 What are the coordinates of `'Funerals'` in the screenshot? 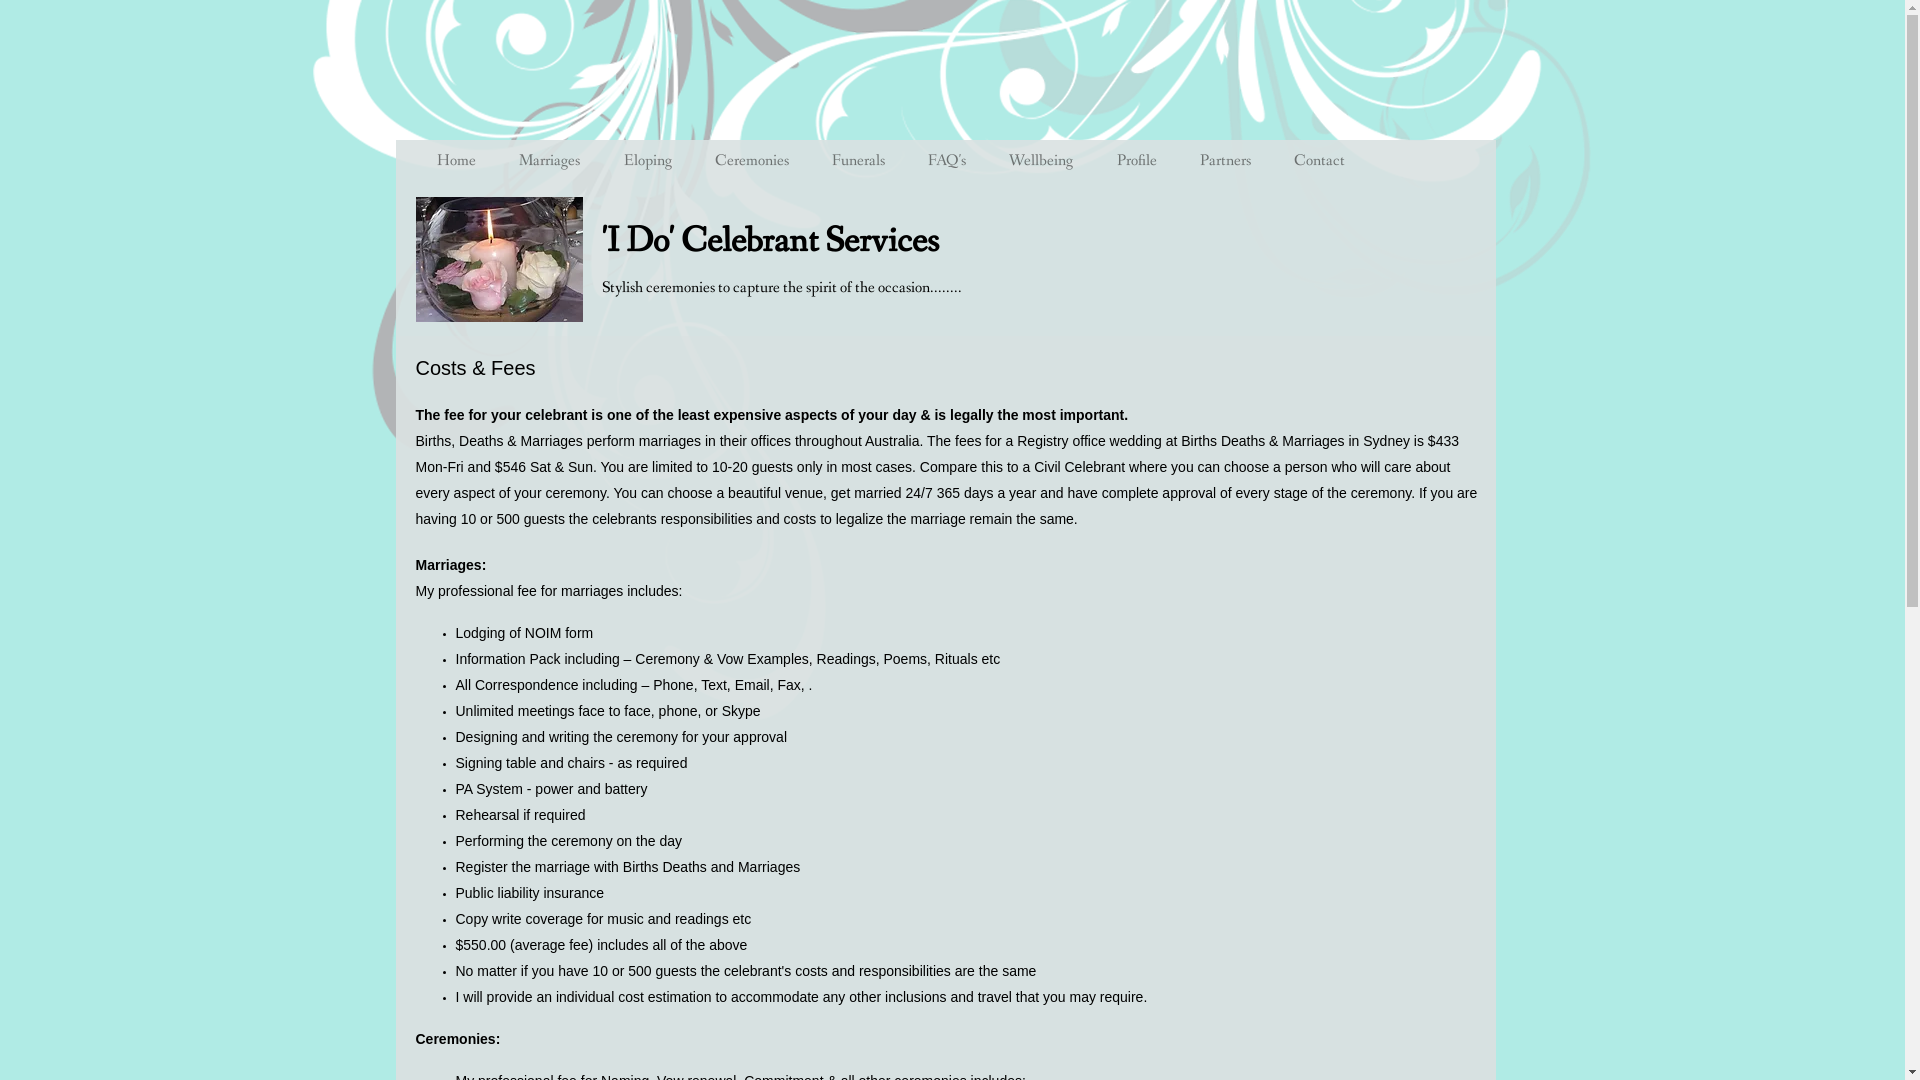 It's located at (810, 160).